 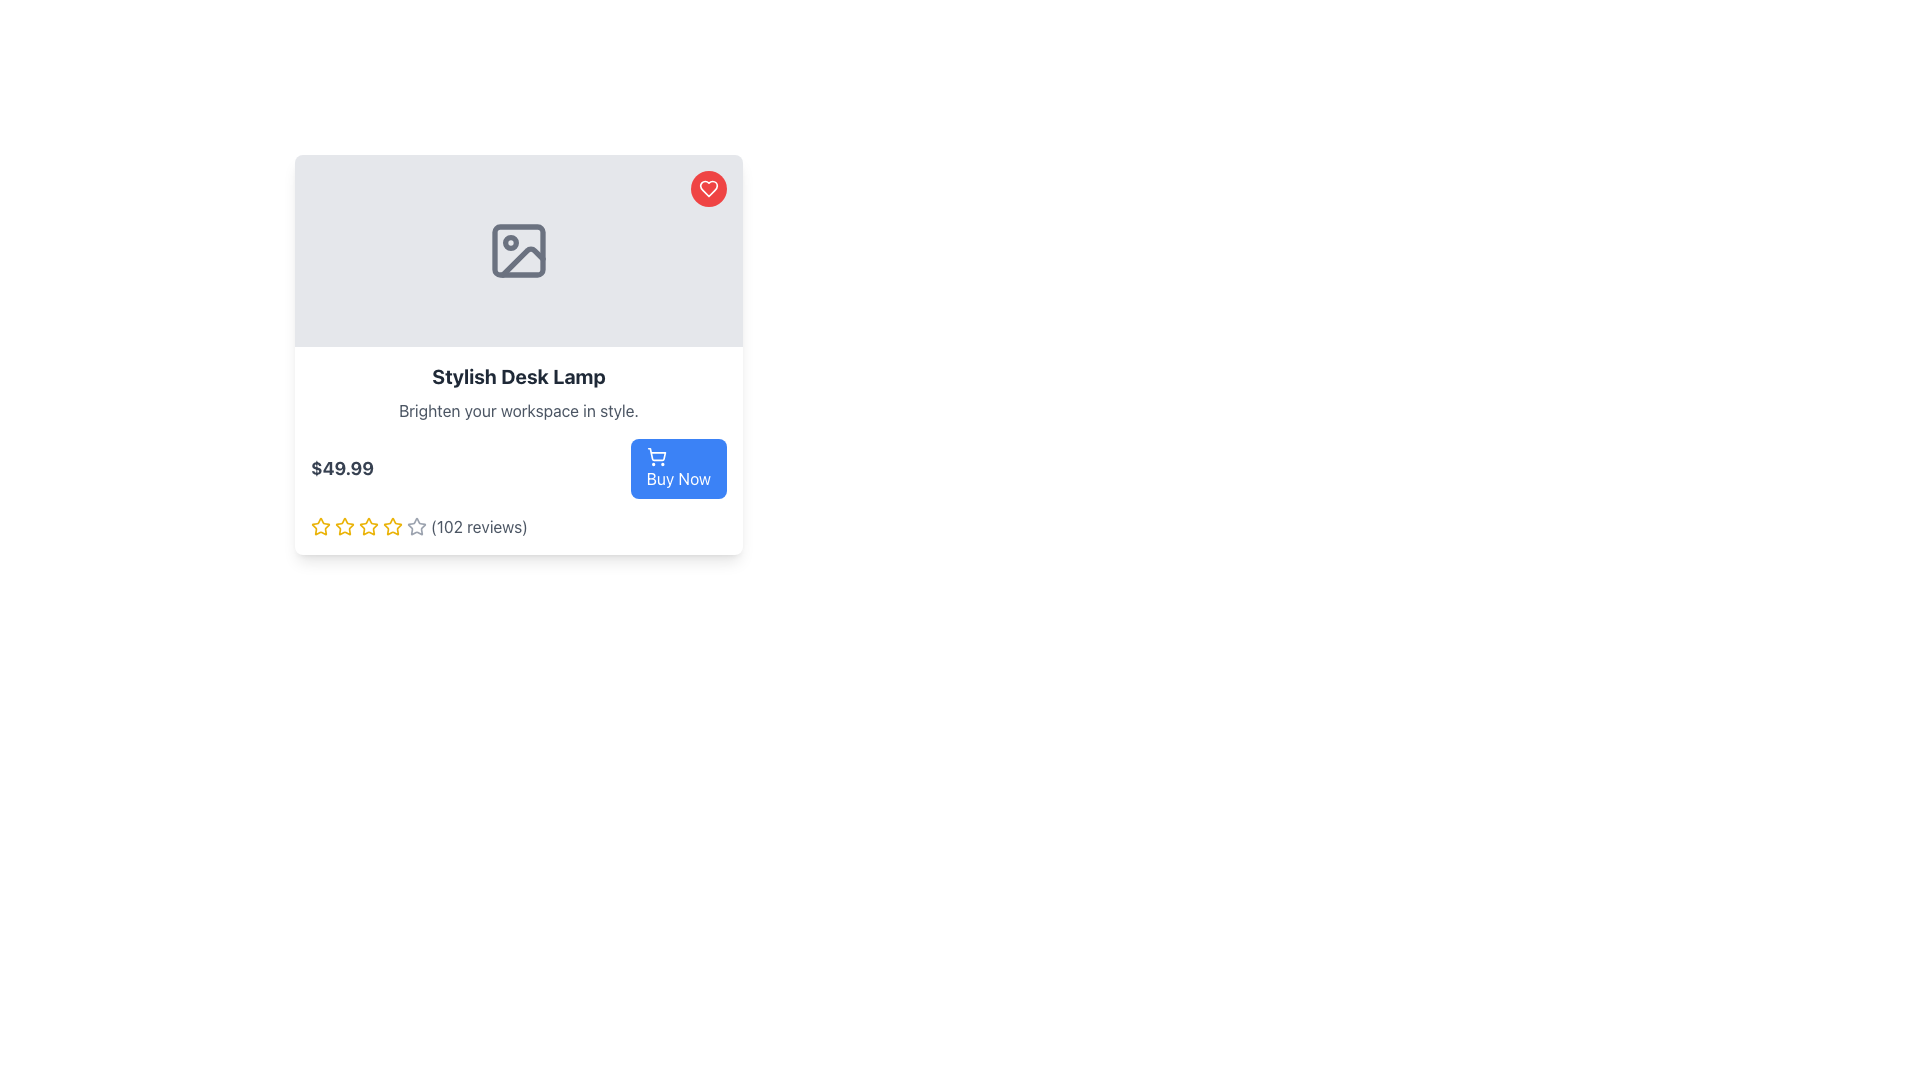 I want to click on the heart-shaped icon in the upper-right corner of the product card to mark the product as a favorite, so click(x=709, y=189).